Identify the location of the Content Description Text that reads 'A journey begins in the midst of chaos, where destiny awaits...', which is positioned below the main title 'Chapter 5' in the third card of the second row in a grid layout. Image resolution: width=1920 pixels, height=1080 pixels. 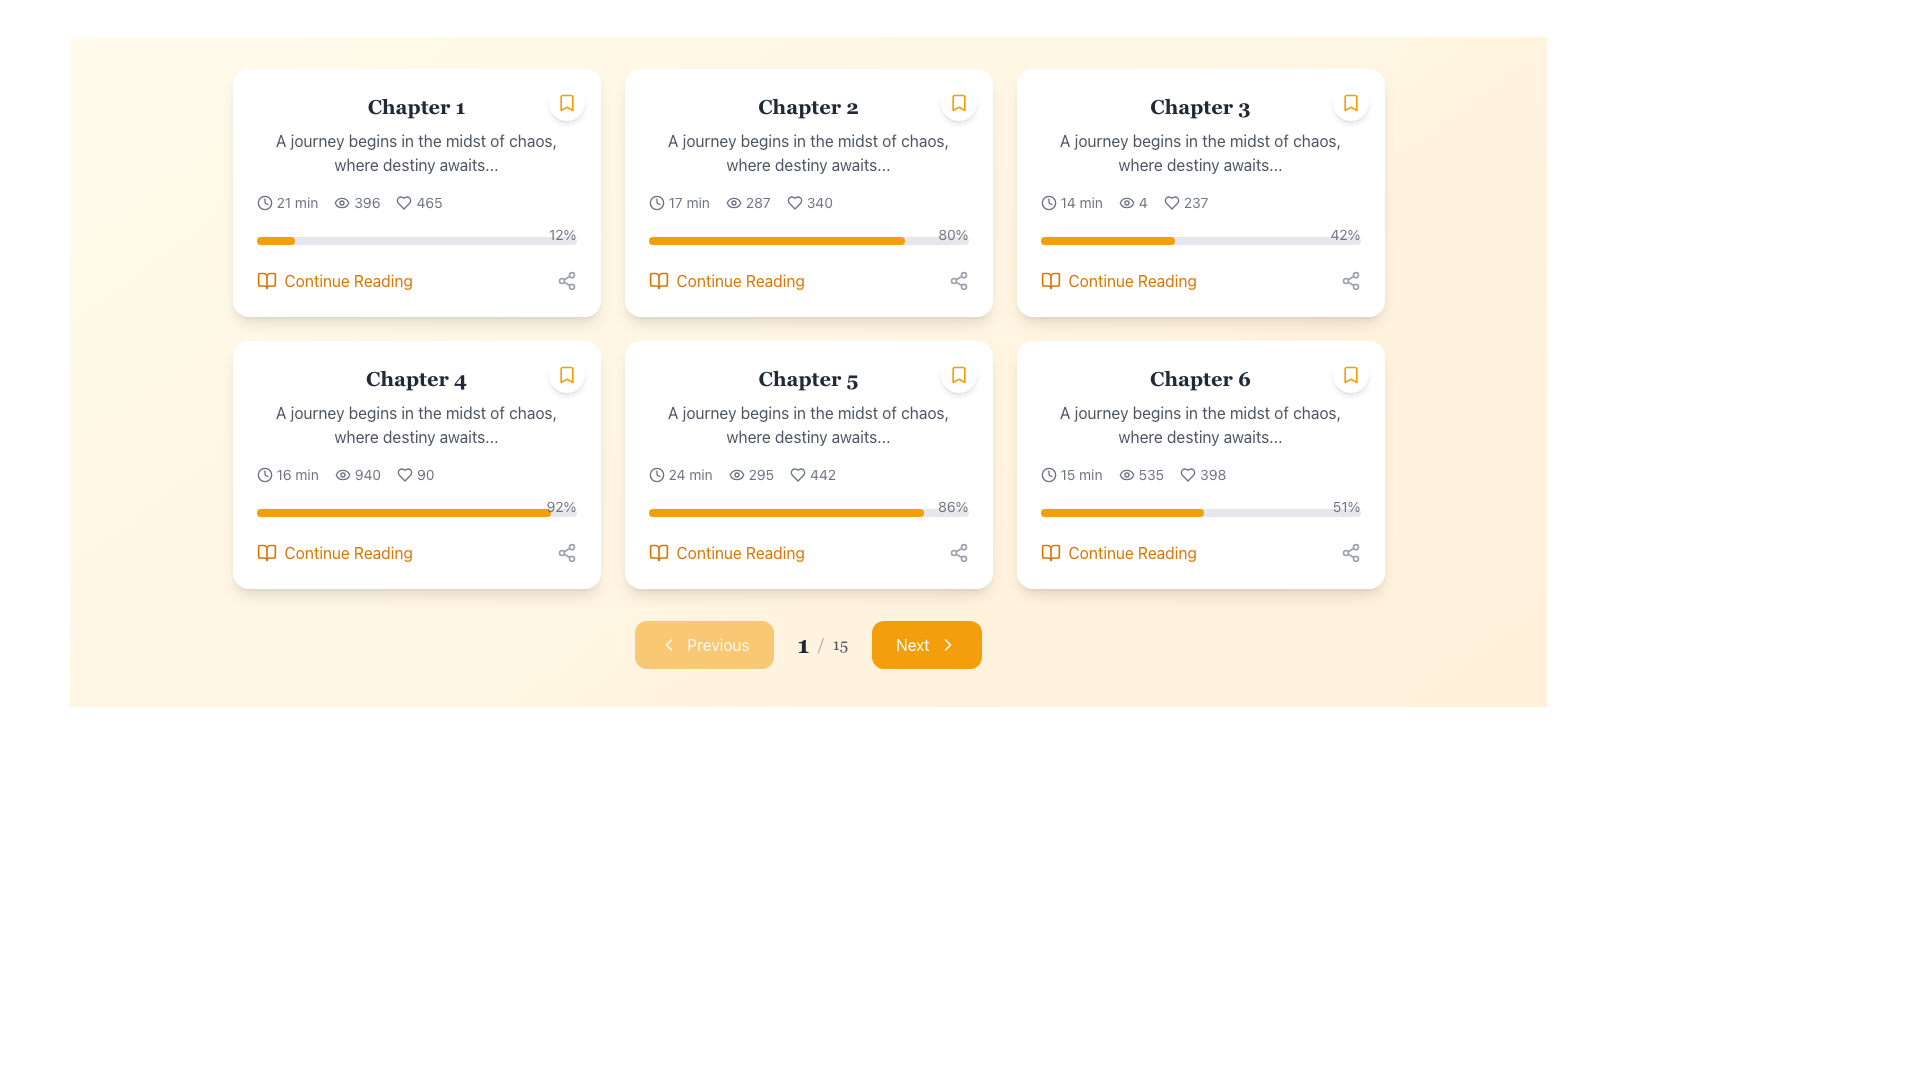
(808, 423).